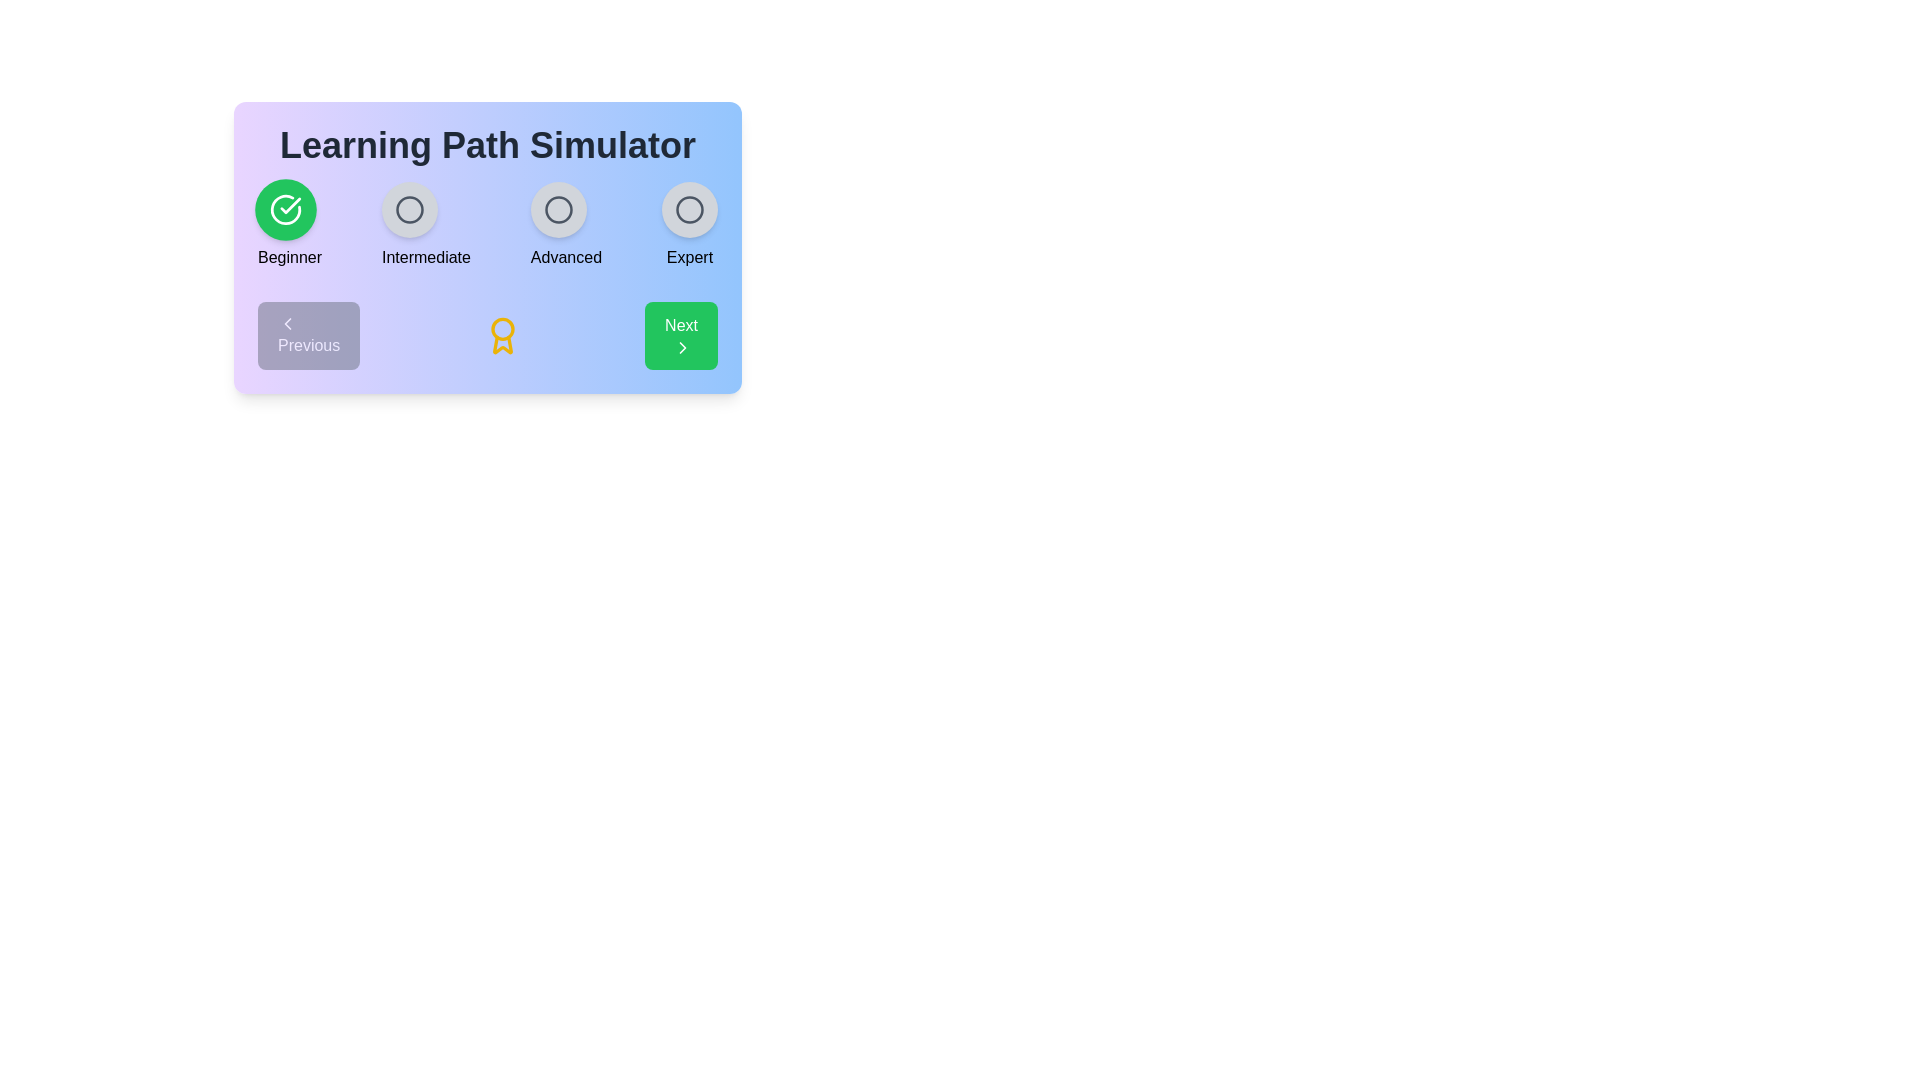  I want to click on the green 'Next' button with rounded corners to visualize tooltip effects, so click(681, 334).